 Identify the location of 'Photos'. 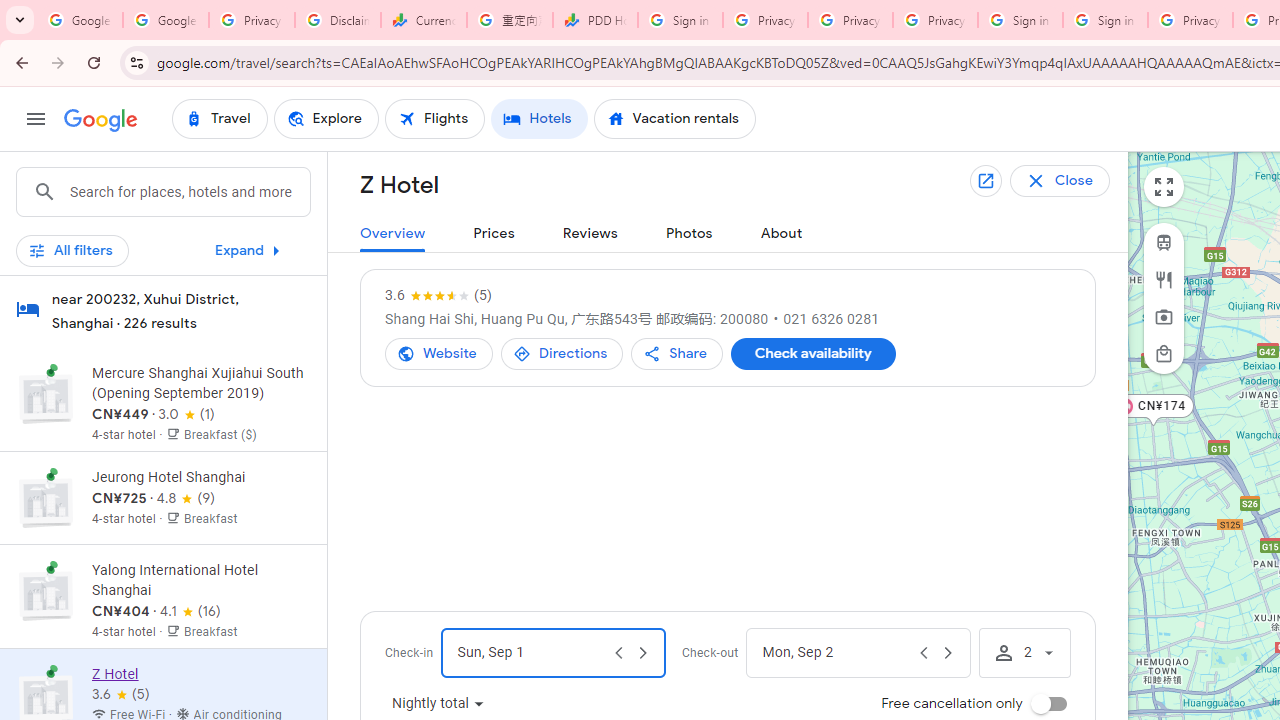
(689, 233).